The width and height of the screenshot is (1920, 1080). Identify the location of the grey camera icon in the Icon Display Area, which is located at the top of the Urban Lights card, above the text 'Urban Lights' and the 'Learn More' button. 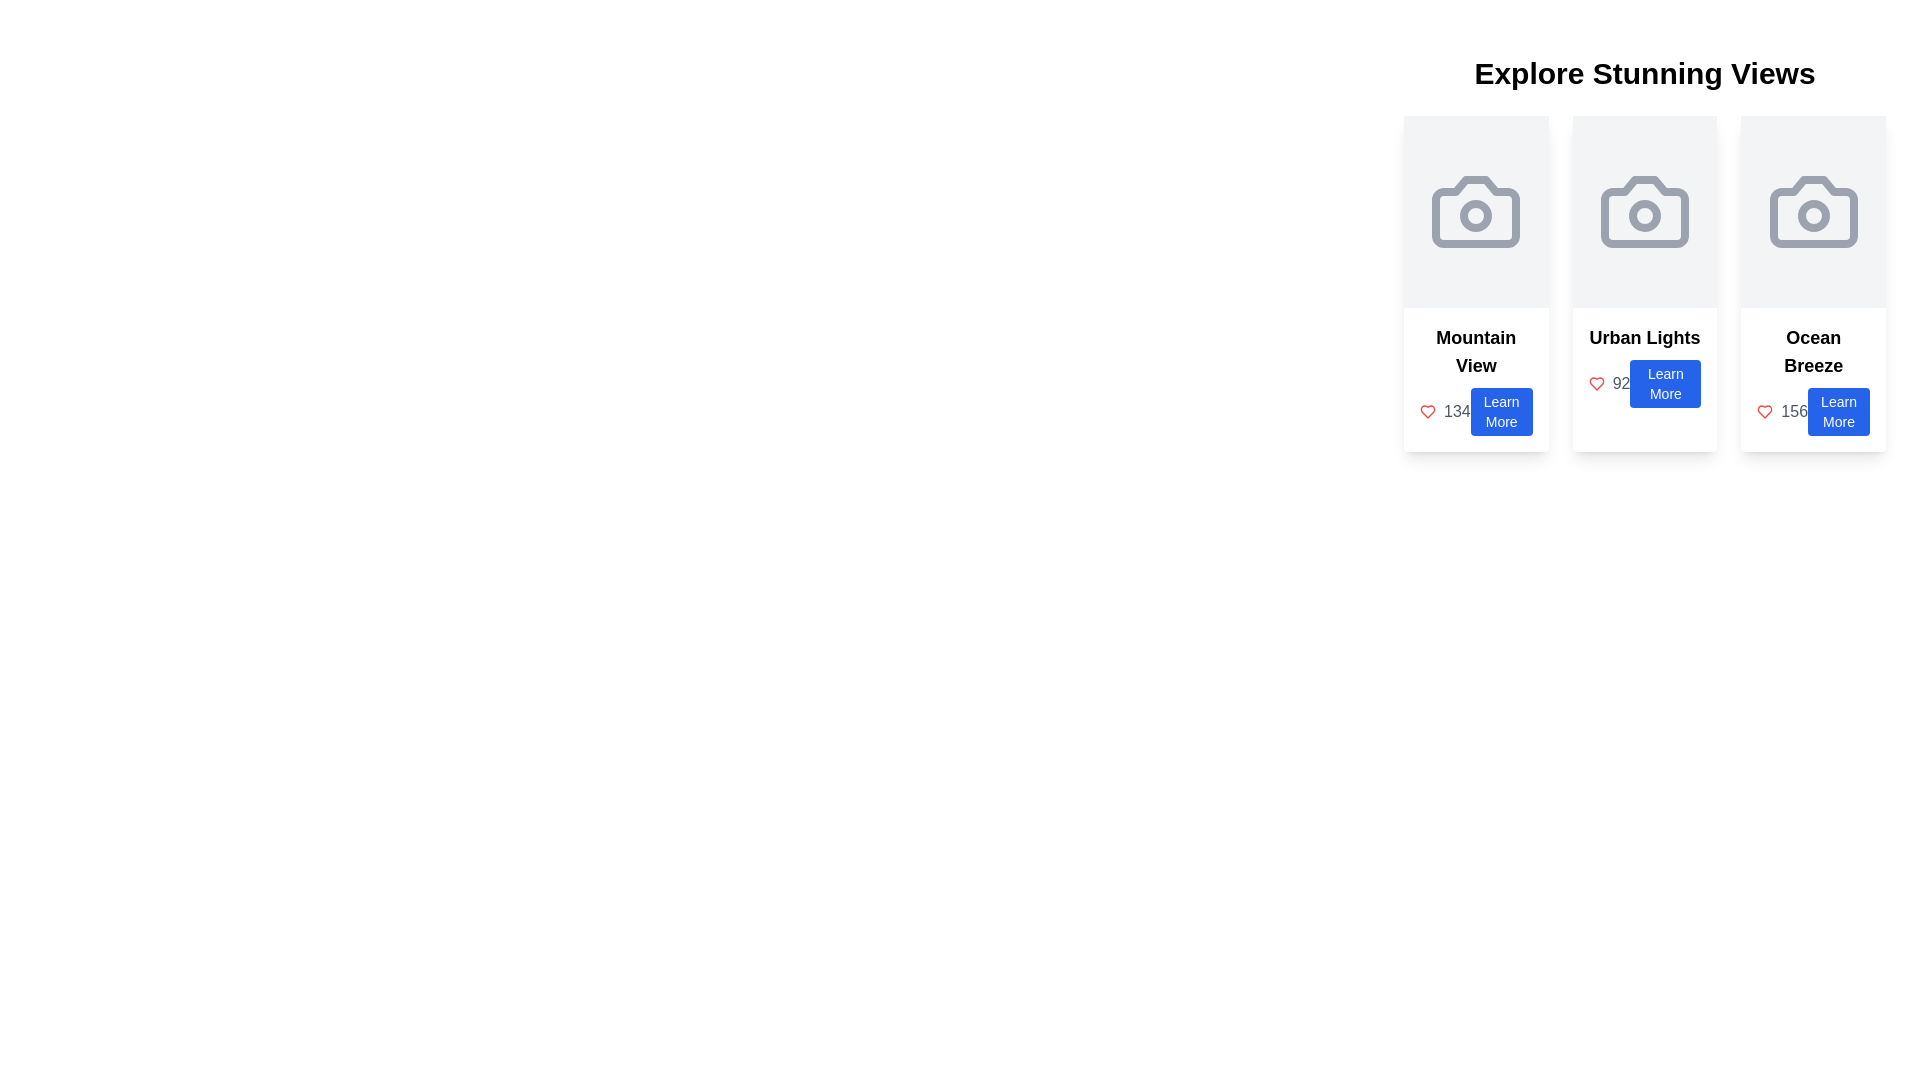
(1645, 212).